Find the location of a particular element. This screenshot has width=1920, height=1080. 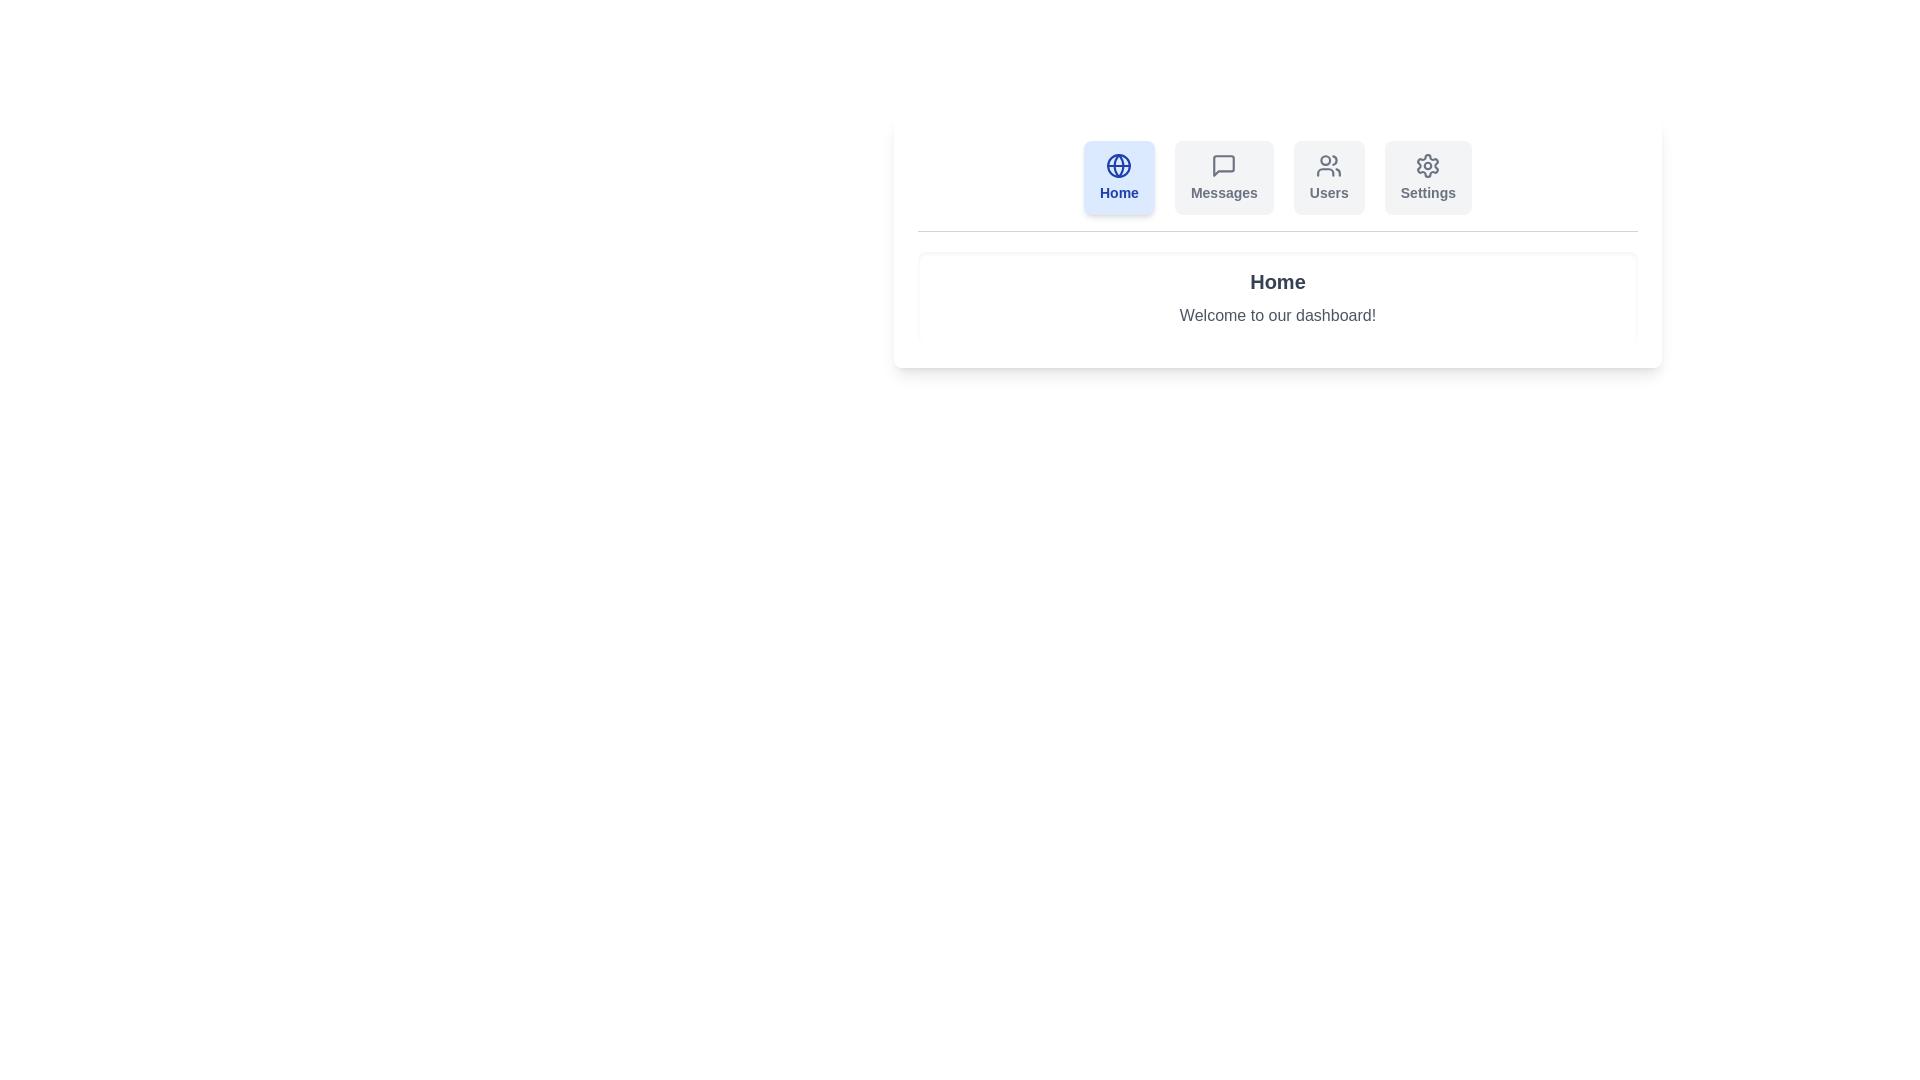

the tab labeled Home to observe its hover effect is located at coordinates (1118, 176).